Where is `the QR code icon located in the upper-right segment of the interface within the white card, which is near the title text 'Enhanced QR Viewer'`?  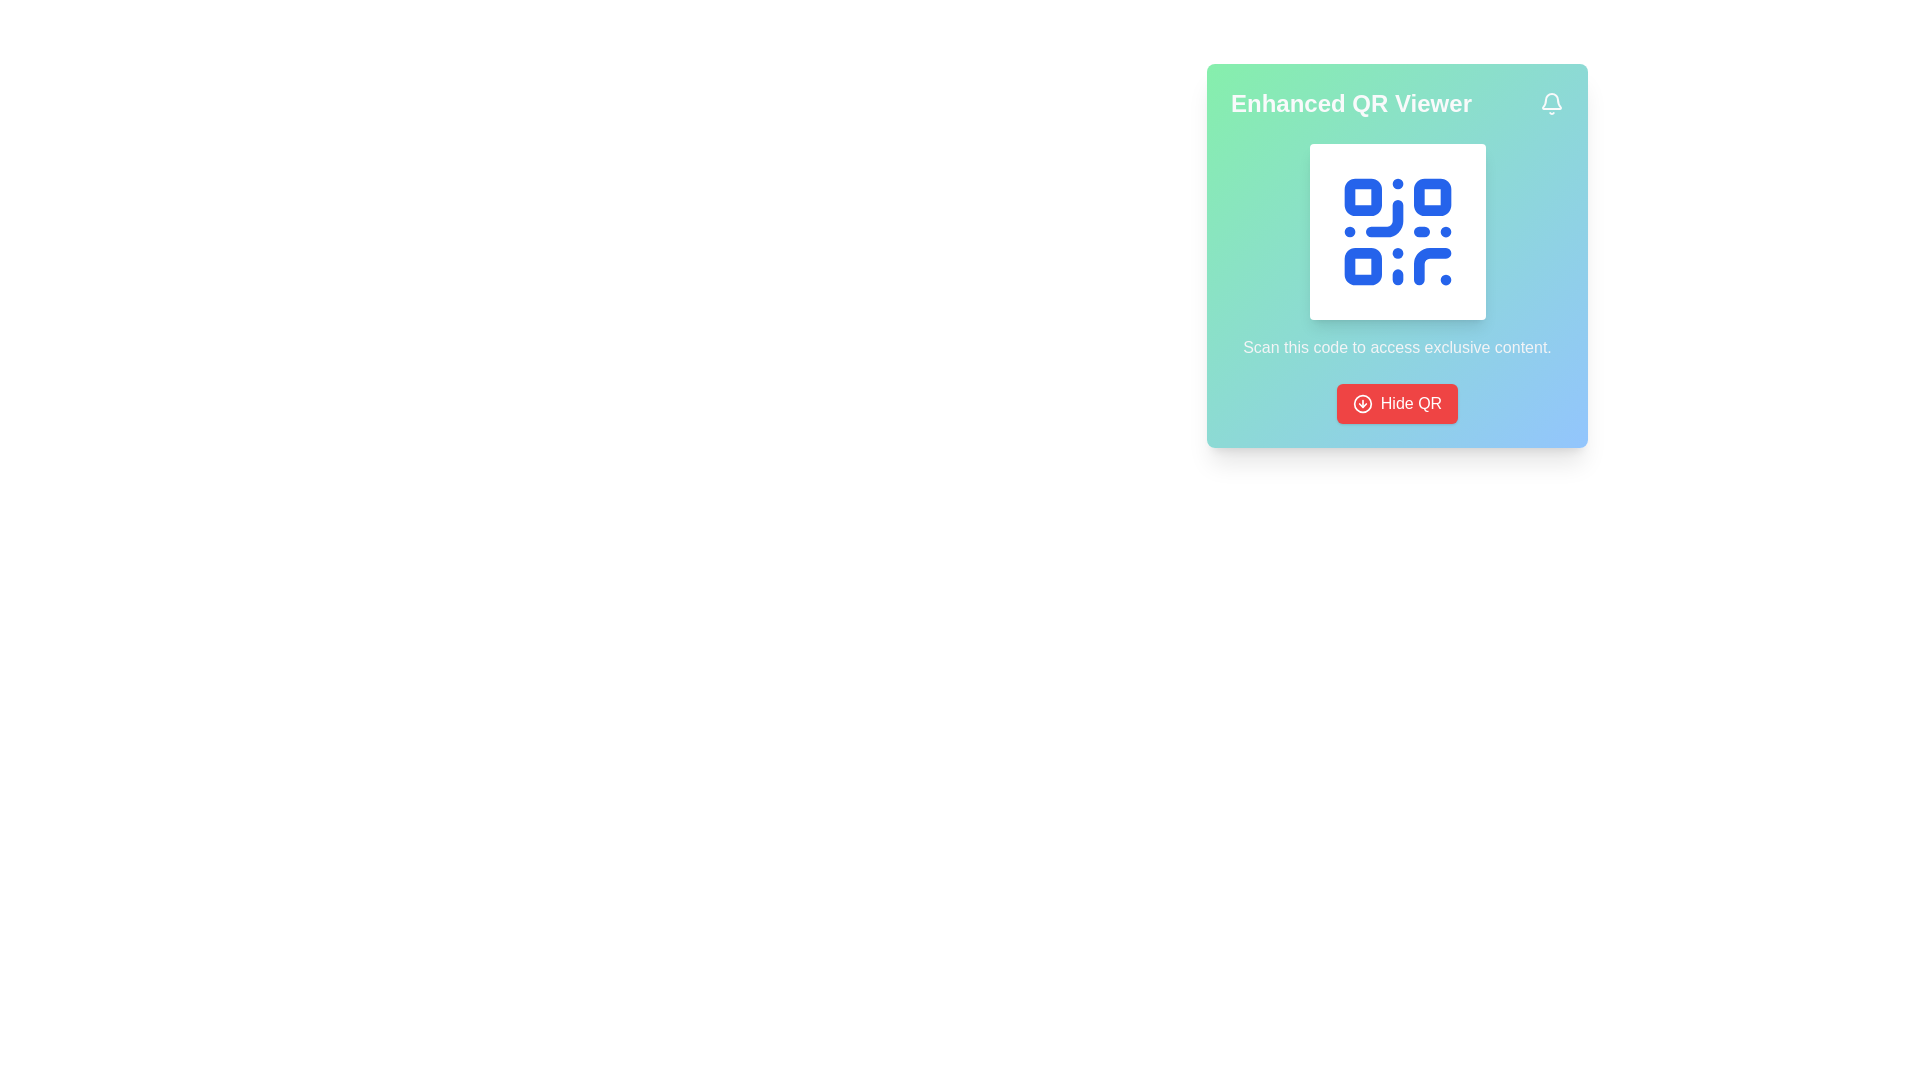
the QR code icon located in the upper-right segment of the interface within the white card, which is near the title text 'Enhanced QR Viewer' is located at coordinates (1396, 230).